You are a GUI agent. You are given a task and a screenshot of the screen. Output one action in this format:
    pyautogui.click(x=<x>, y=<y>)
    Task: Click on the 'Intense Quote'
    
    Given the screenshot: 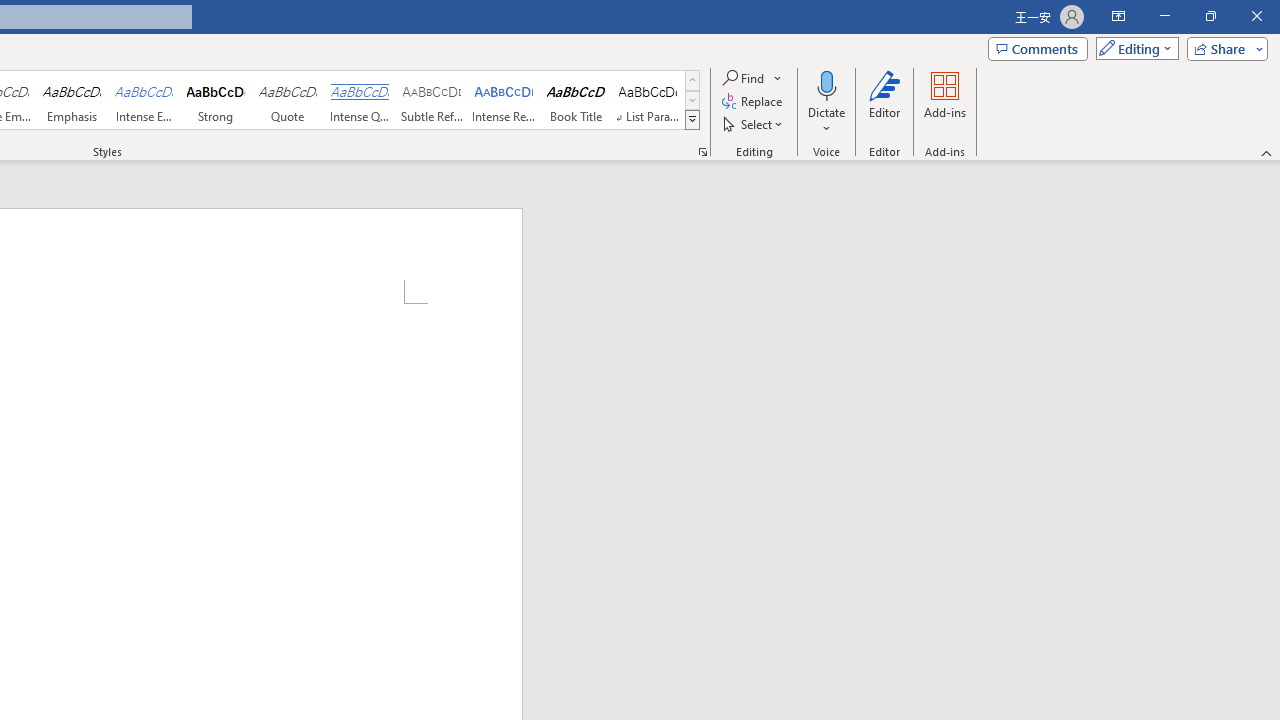 What is the action you would take?
    pyautogui.click(x=359, y=100)
    